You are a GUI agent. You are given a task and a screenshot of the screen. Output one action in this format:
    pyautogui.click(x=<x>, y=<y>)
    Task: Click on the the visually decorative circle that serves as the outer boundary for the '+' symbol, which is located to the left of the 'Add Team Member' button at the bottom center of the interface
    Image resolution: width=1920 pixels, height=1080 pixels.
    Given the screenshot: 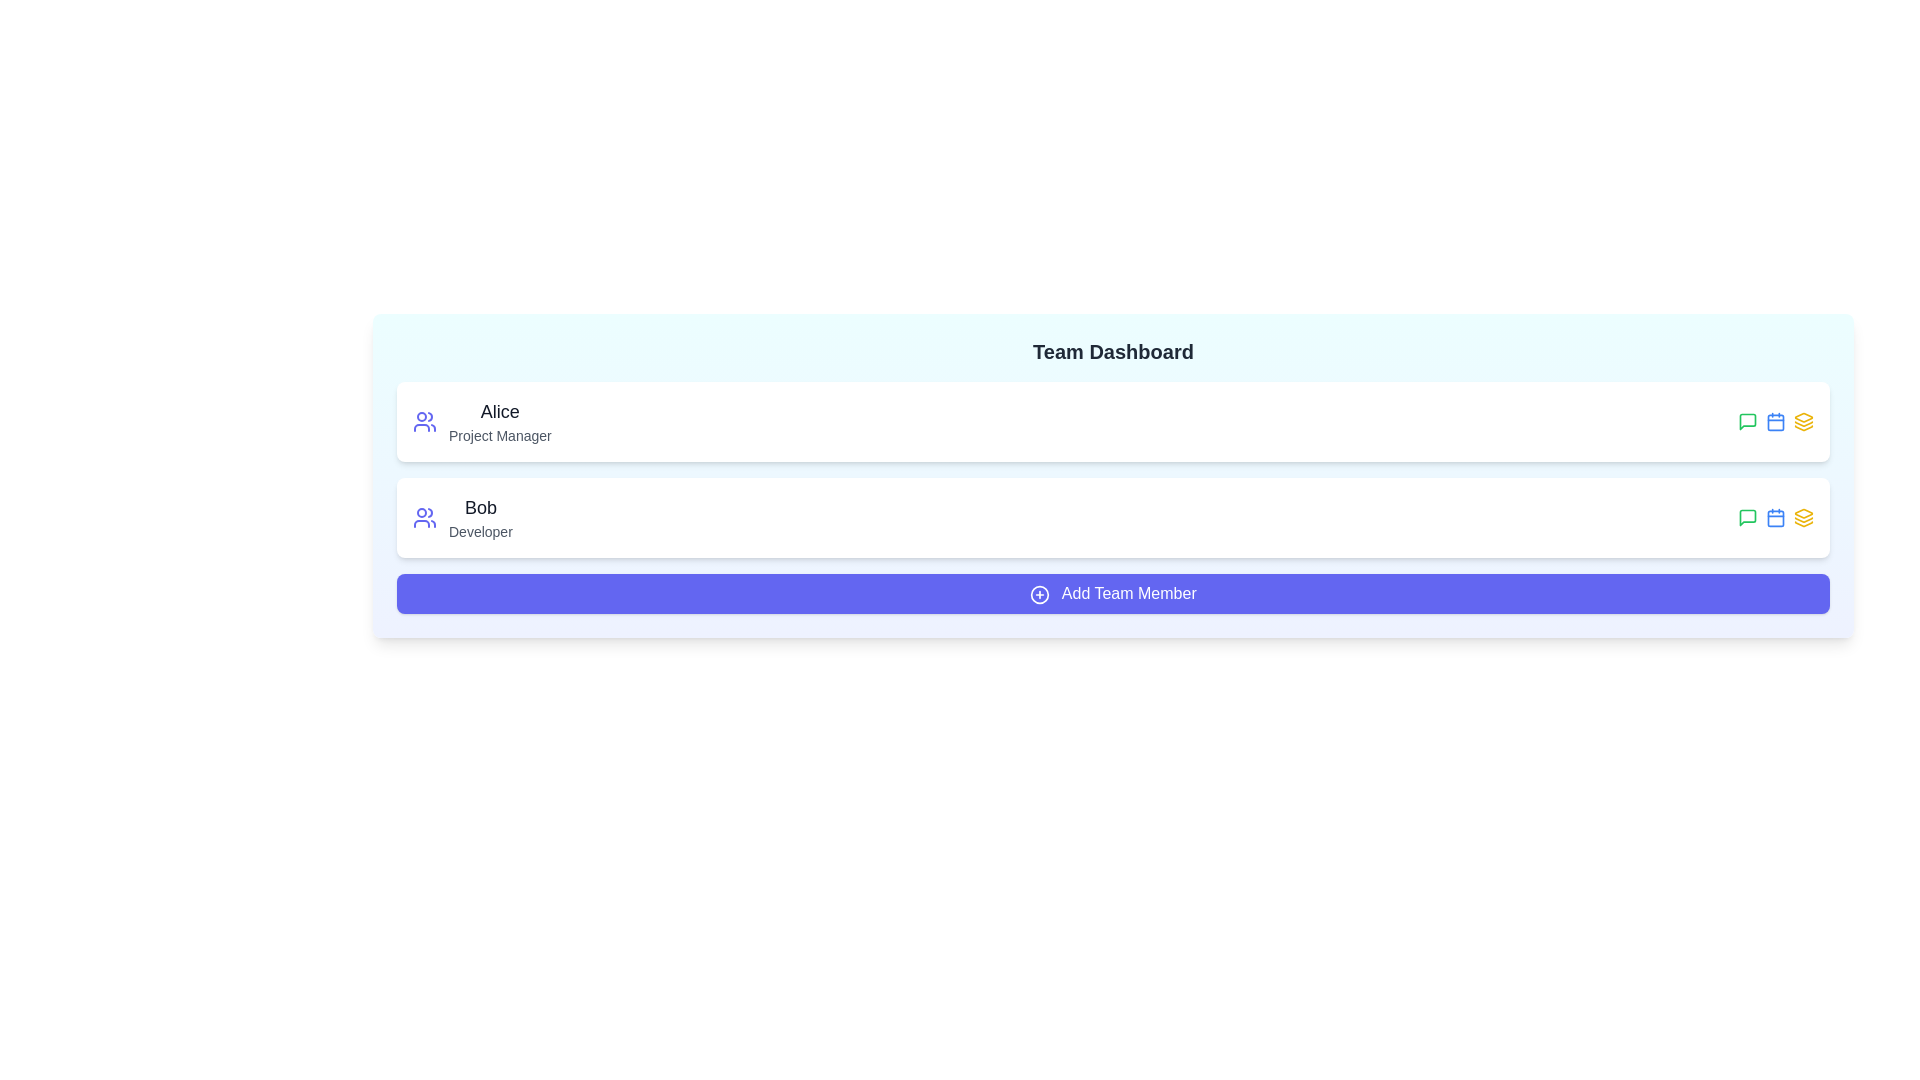 What is the action you would take?
    pyautogui.click(x=1040, y=593)
    